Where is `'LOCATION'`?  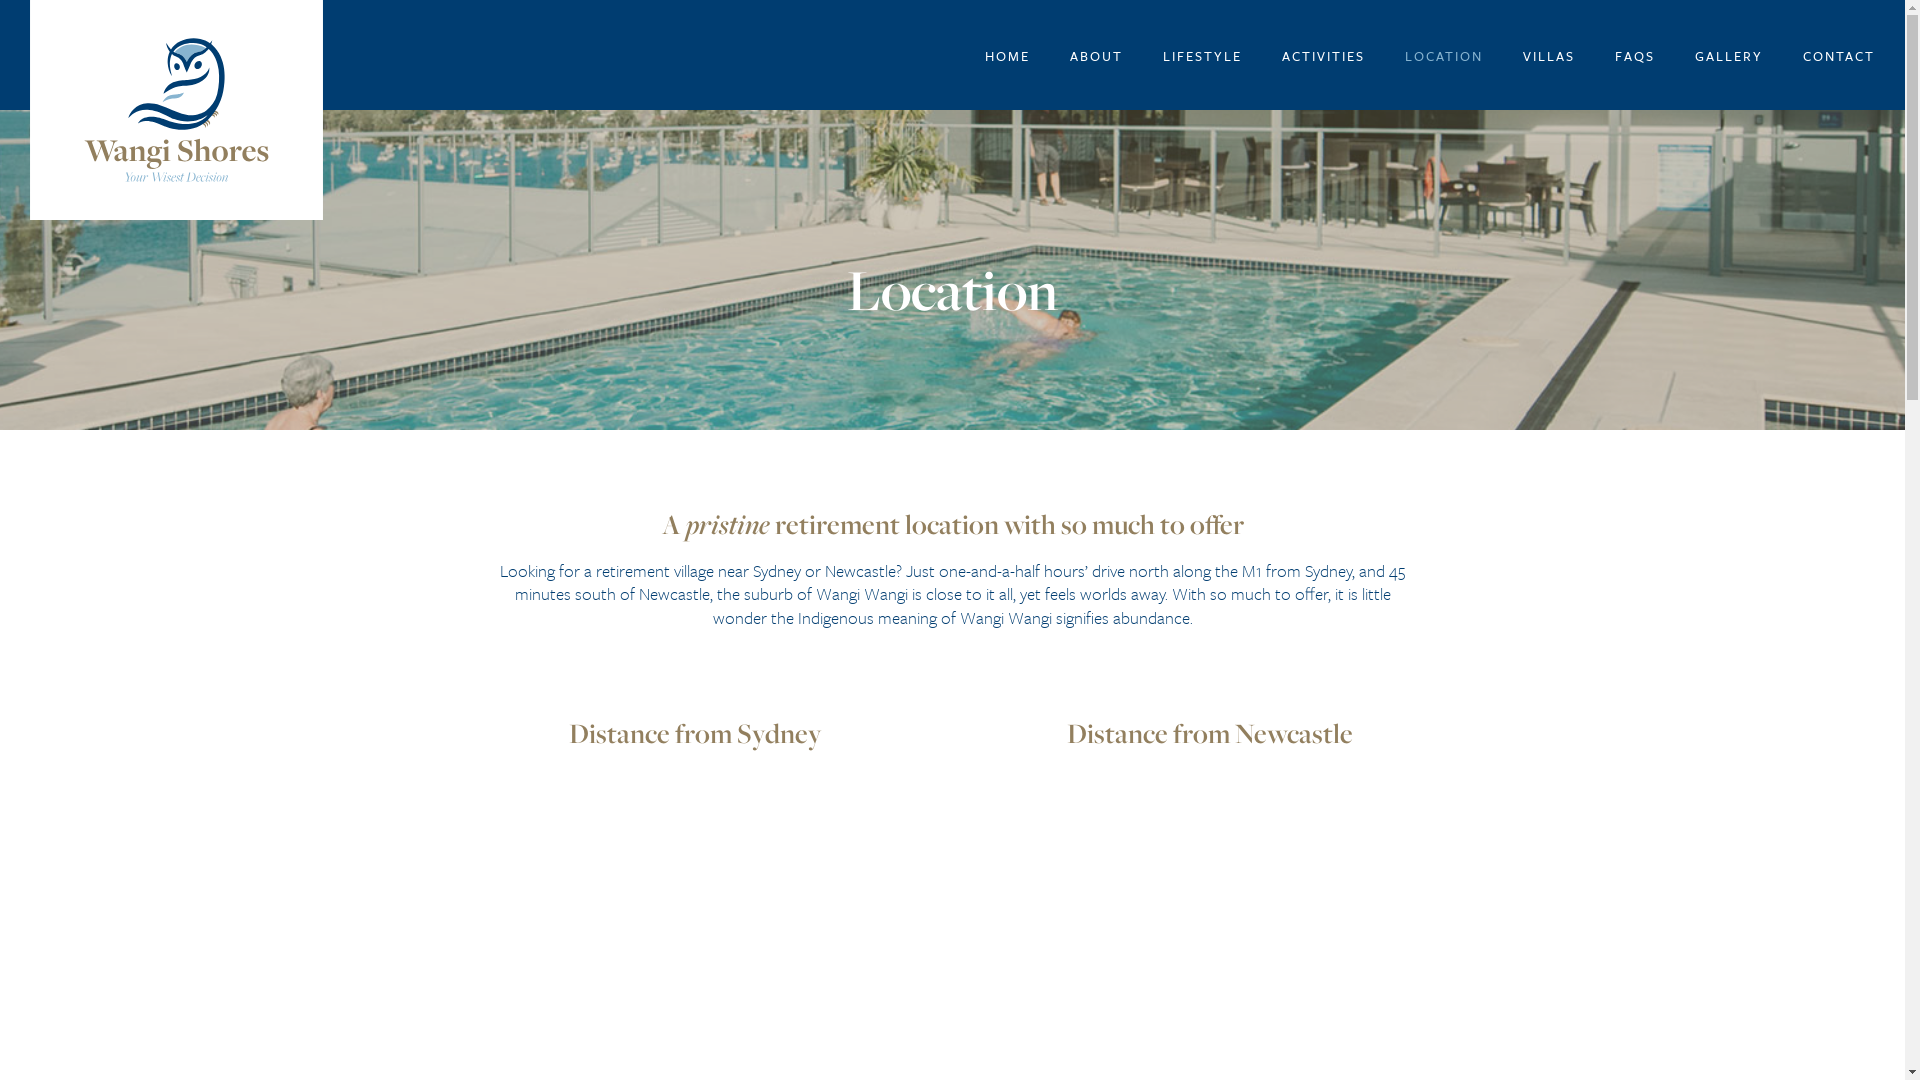 'LOCATION' is located at coordinates (1444, 53).